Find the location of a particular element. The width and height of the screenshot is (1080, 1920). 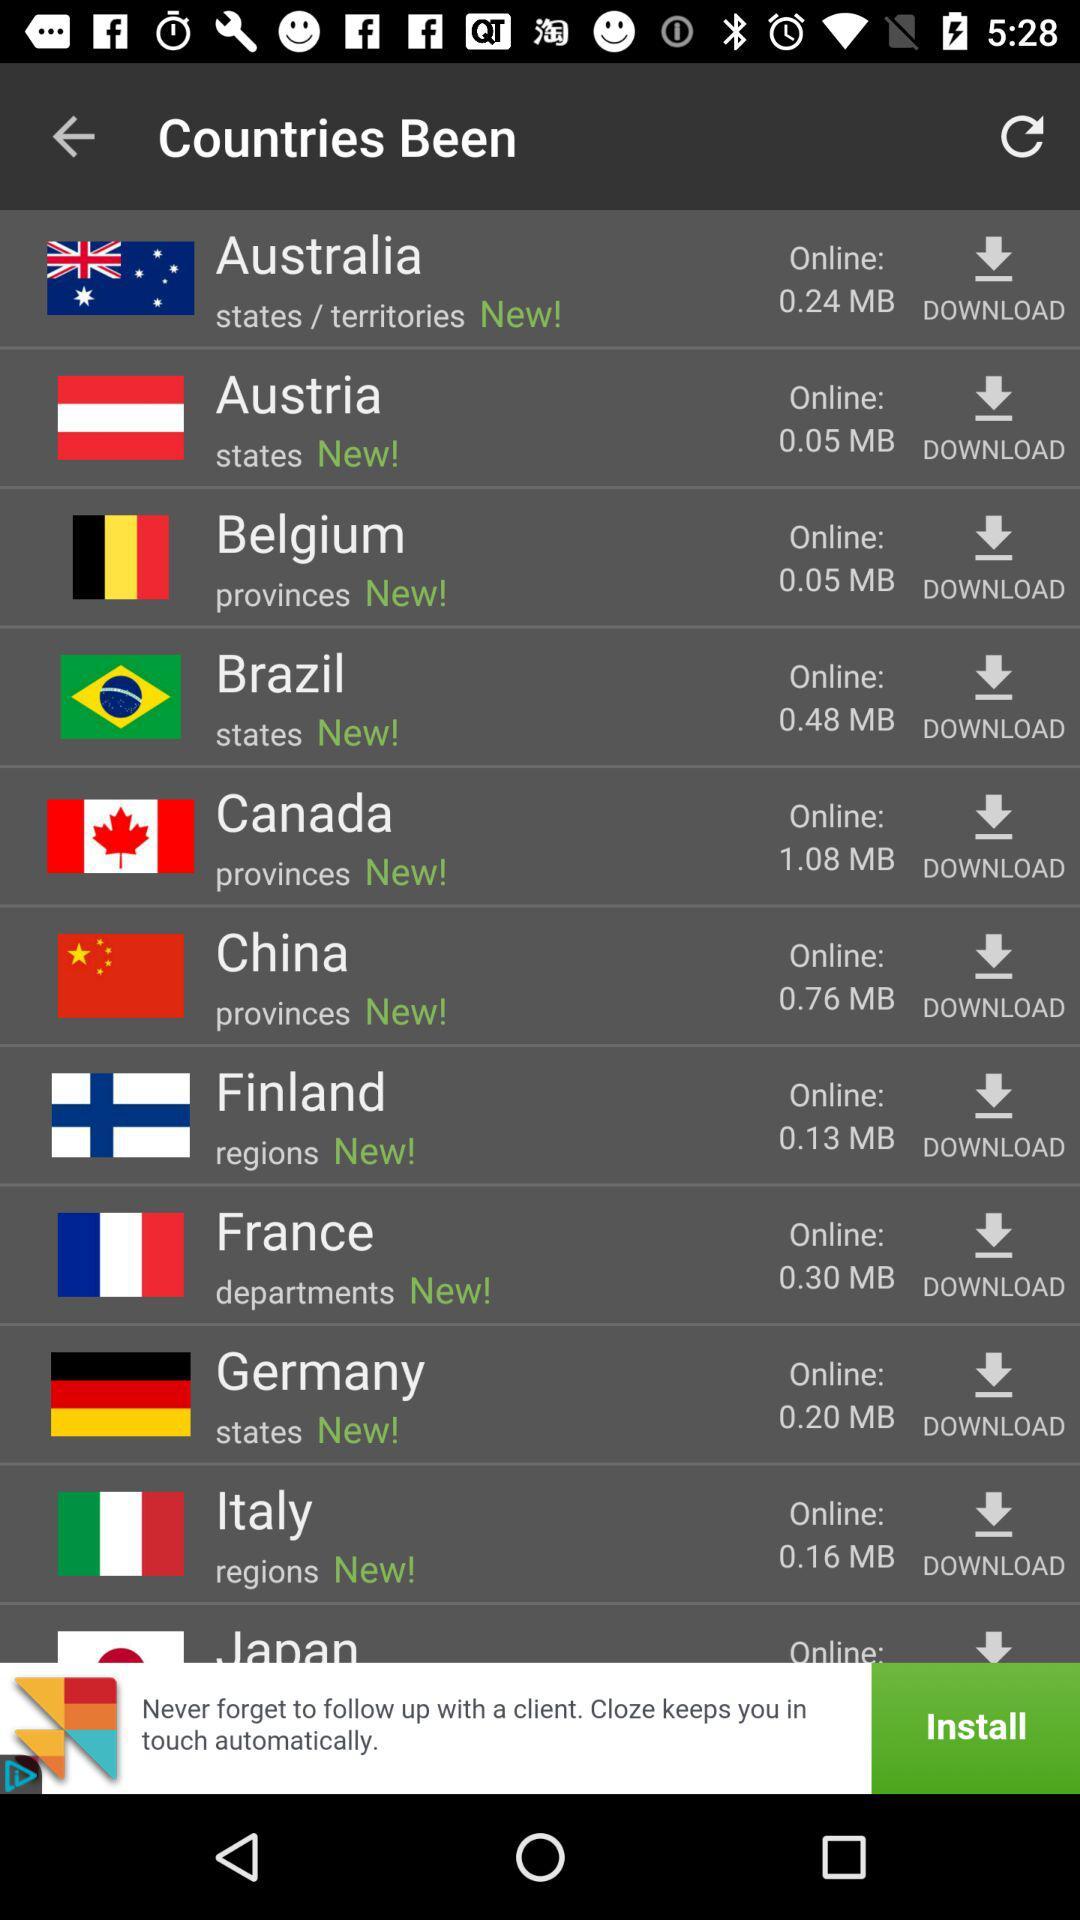

the brazil is located at coordinates (280, 671).